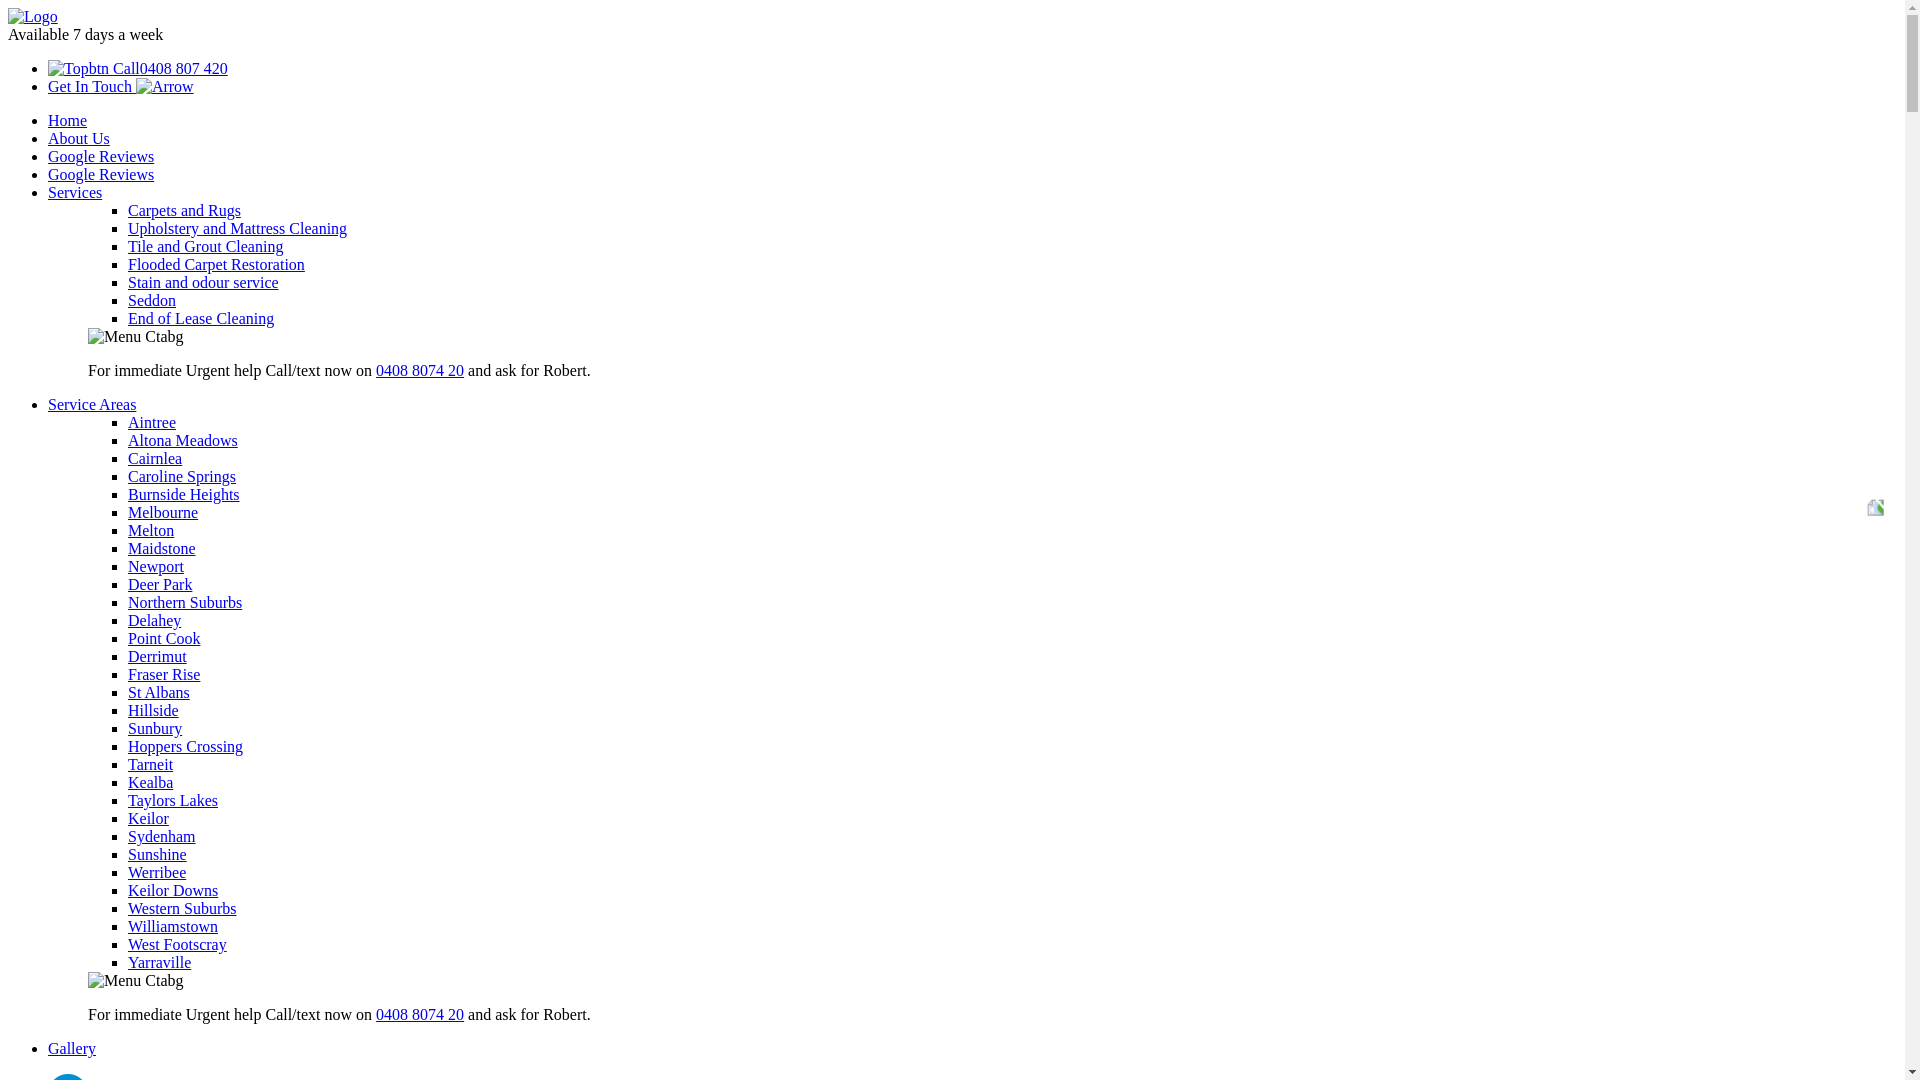  What do you see at coordinates (153, 728) in the screenshot?
I see `'Sunbury'` at bounding box center [153, 728].